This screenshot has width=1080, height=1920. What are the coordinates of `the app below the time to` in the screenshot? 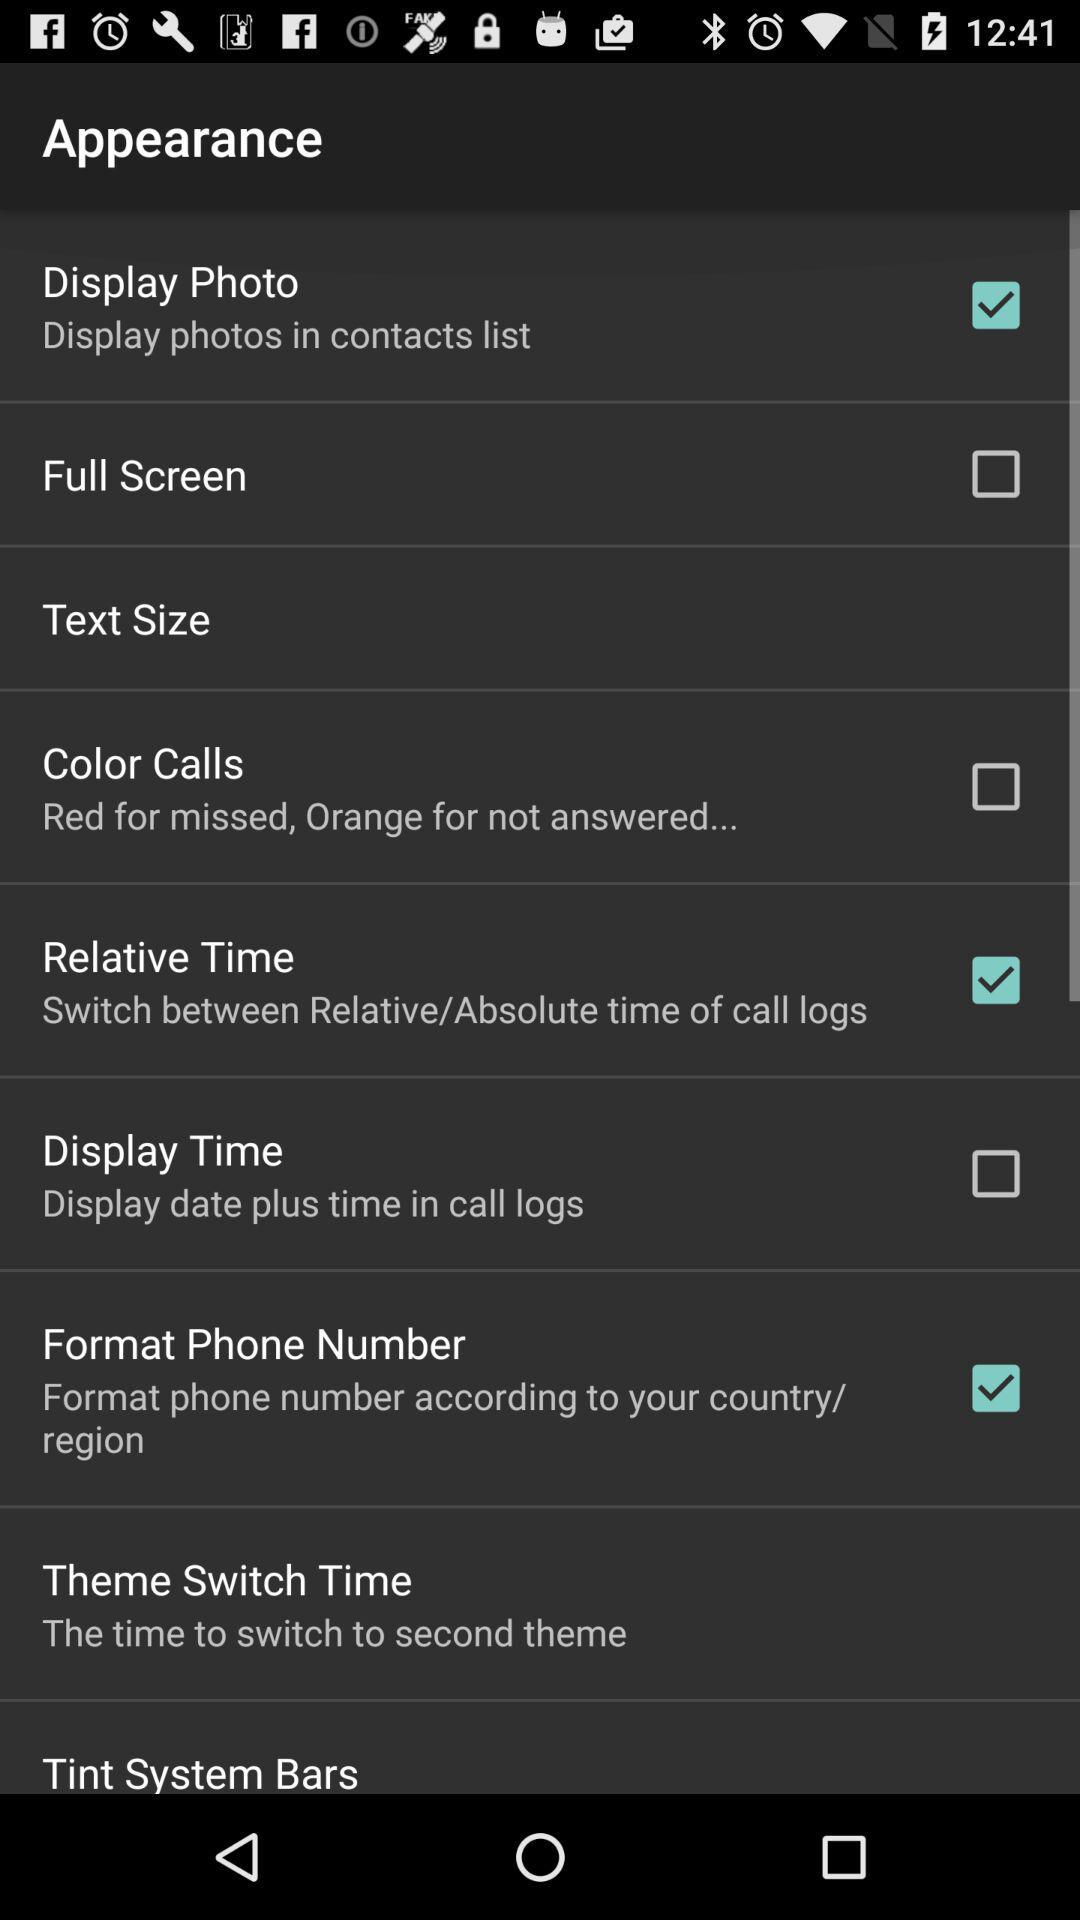 It's located at (200, 1768).